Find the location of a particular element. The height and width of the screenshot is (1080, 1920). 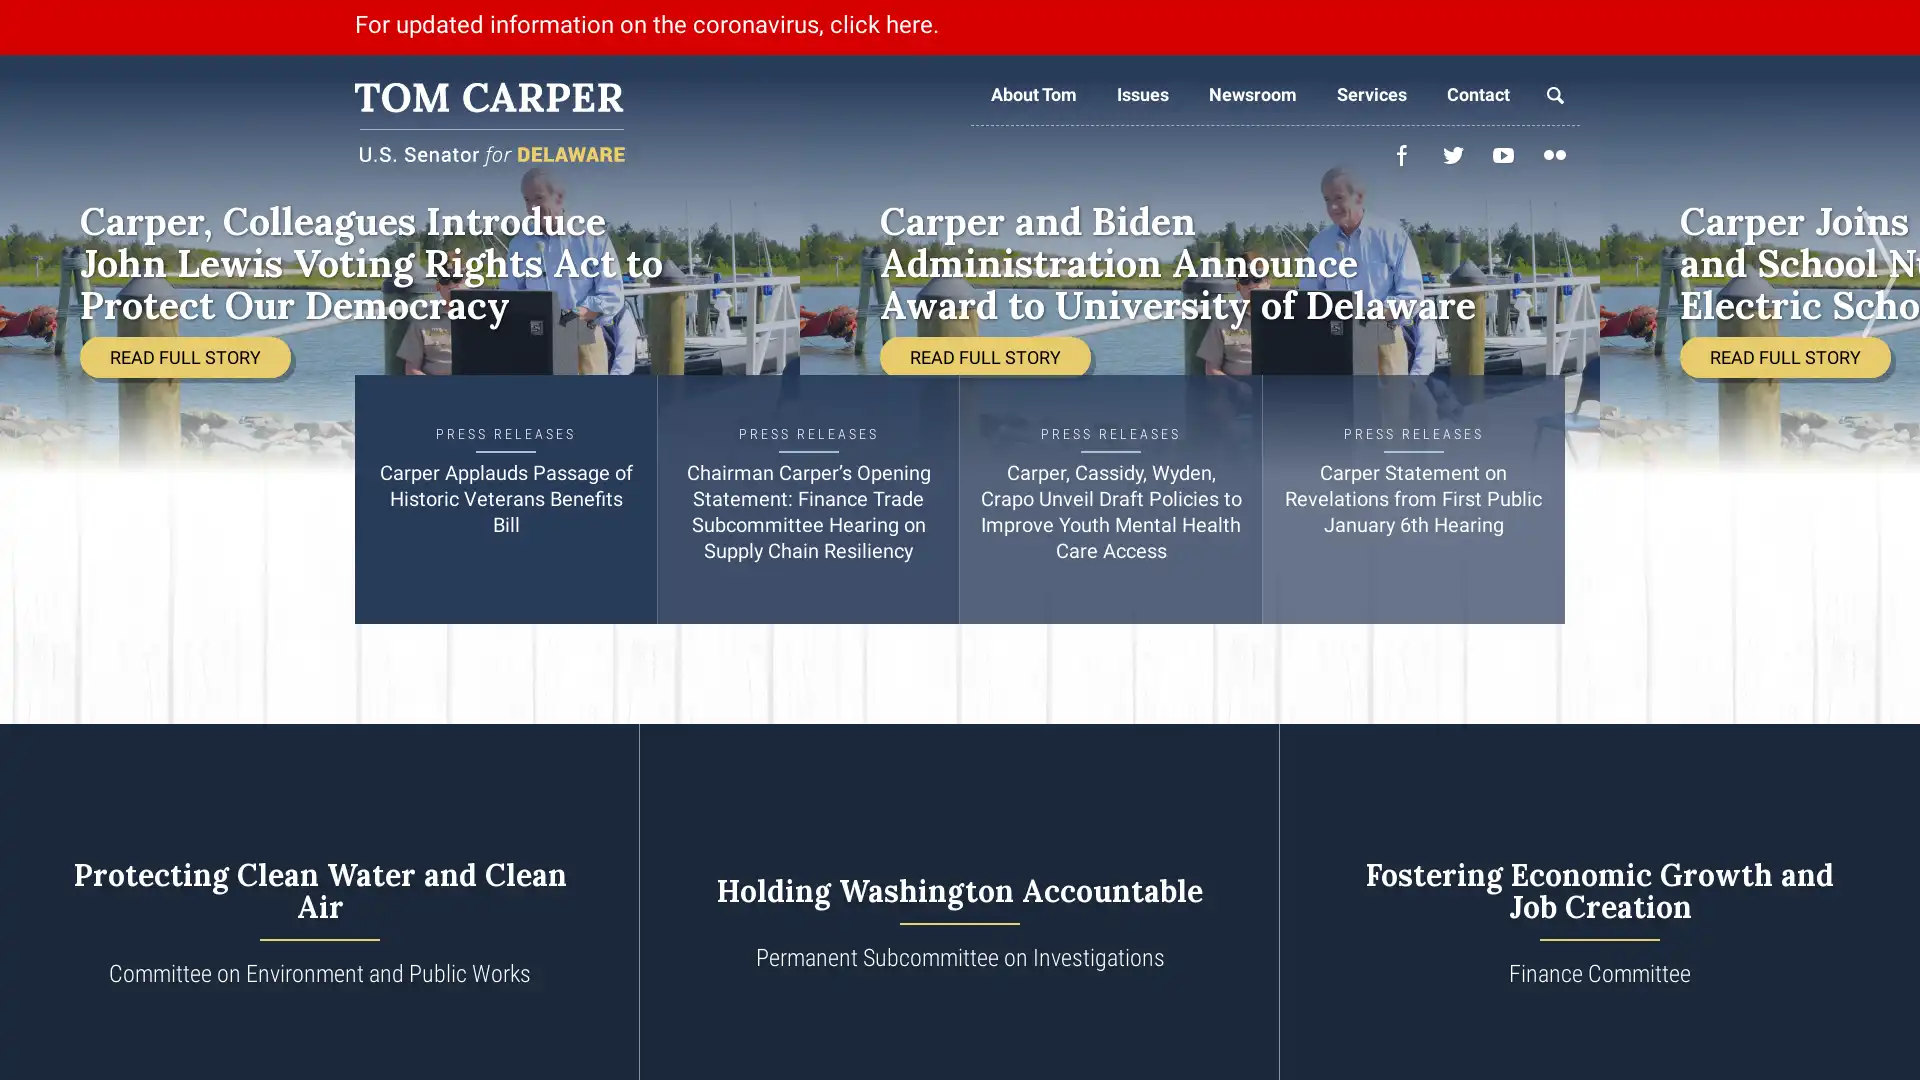

Services is located at coordinates (1371, 95).